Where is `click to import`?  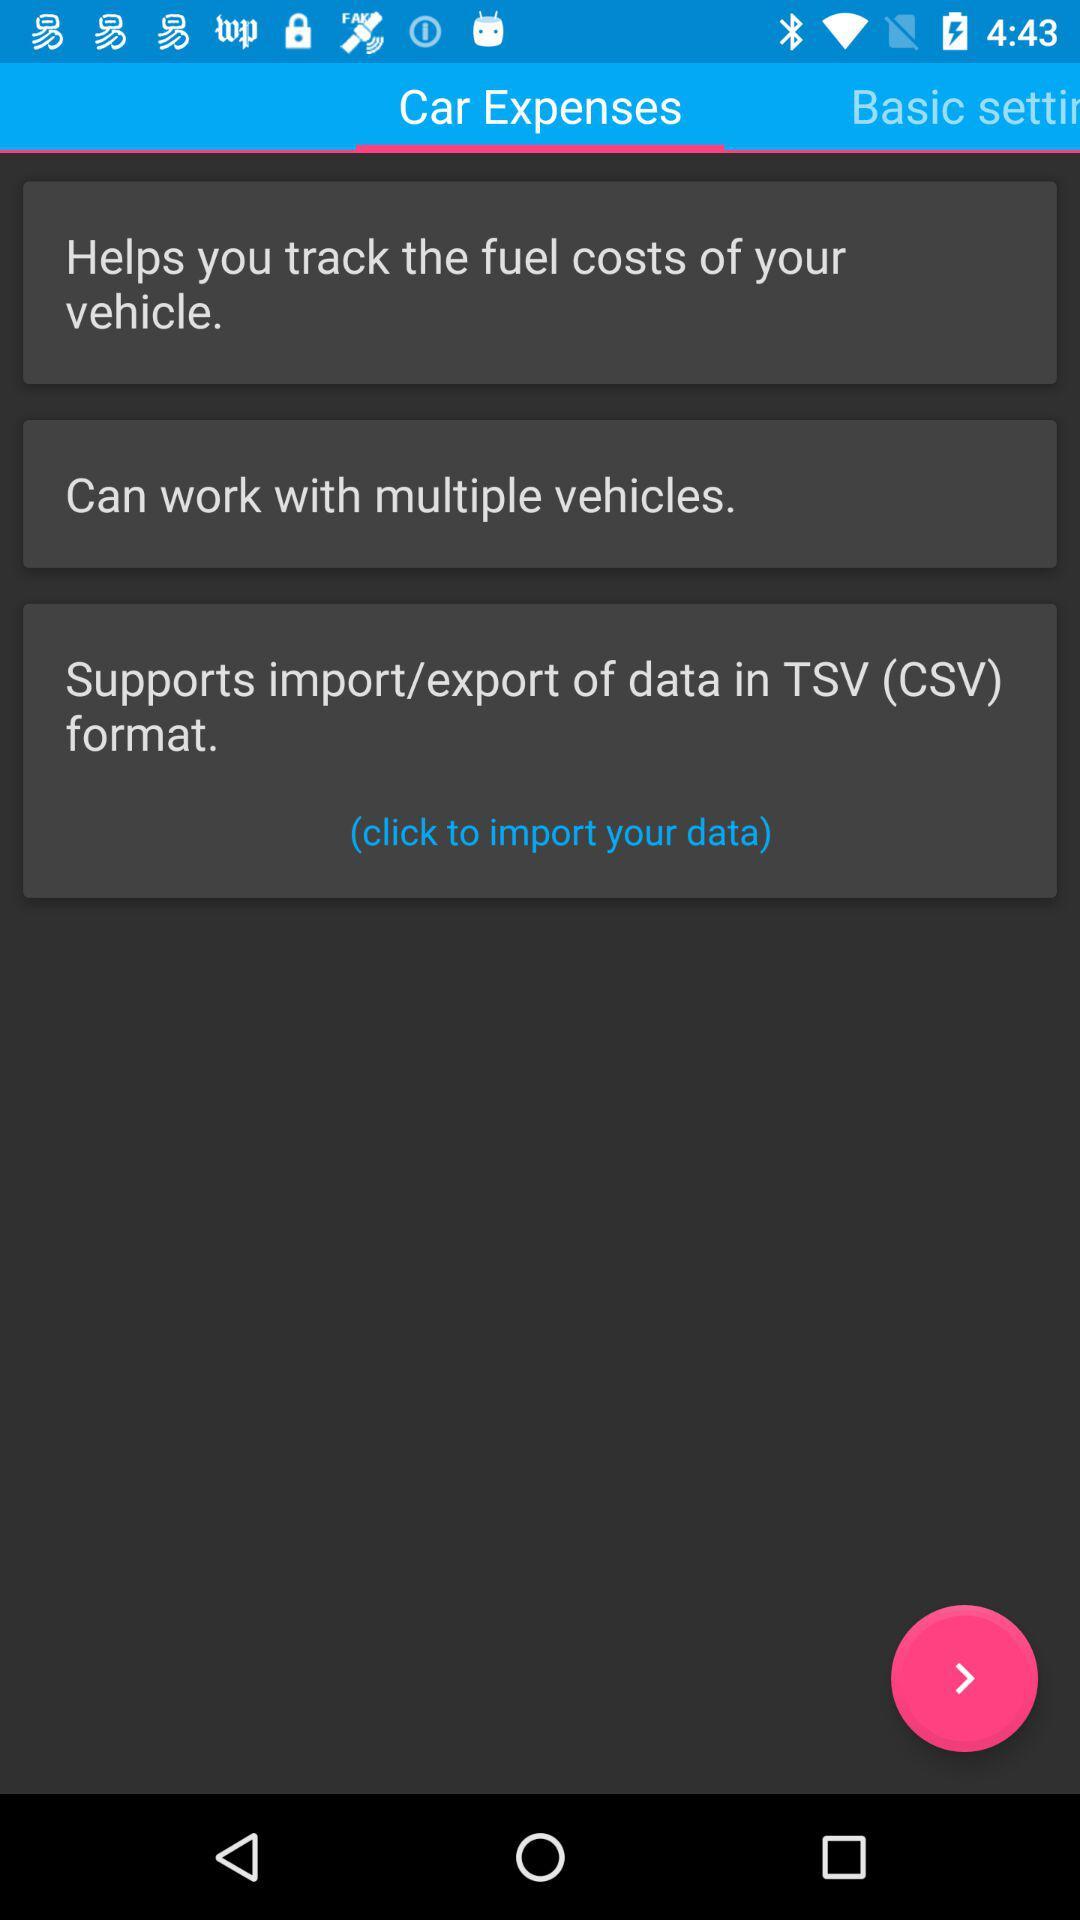
click to import is located at coordinates (560, 830).